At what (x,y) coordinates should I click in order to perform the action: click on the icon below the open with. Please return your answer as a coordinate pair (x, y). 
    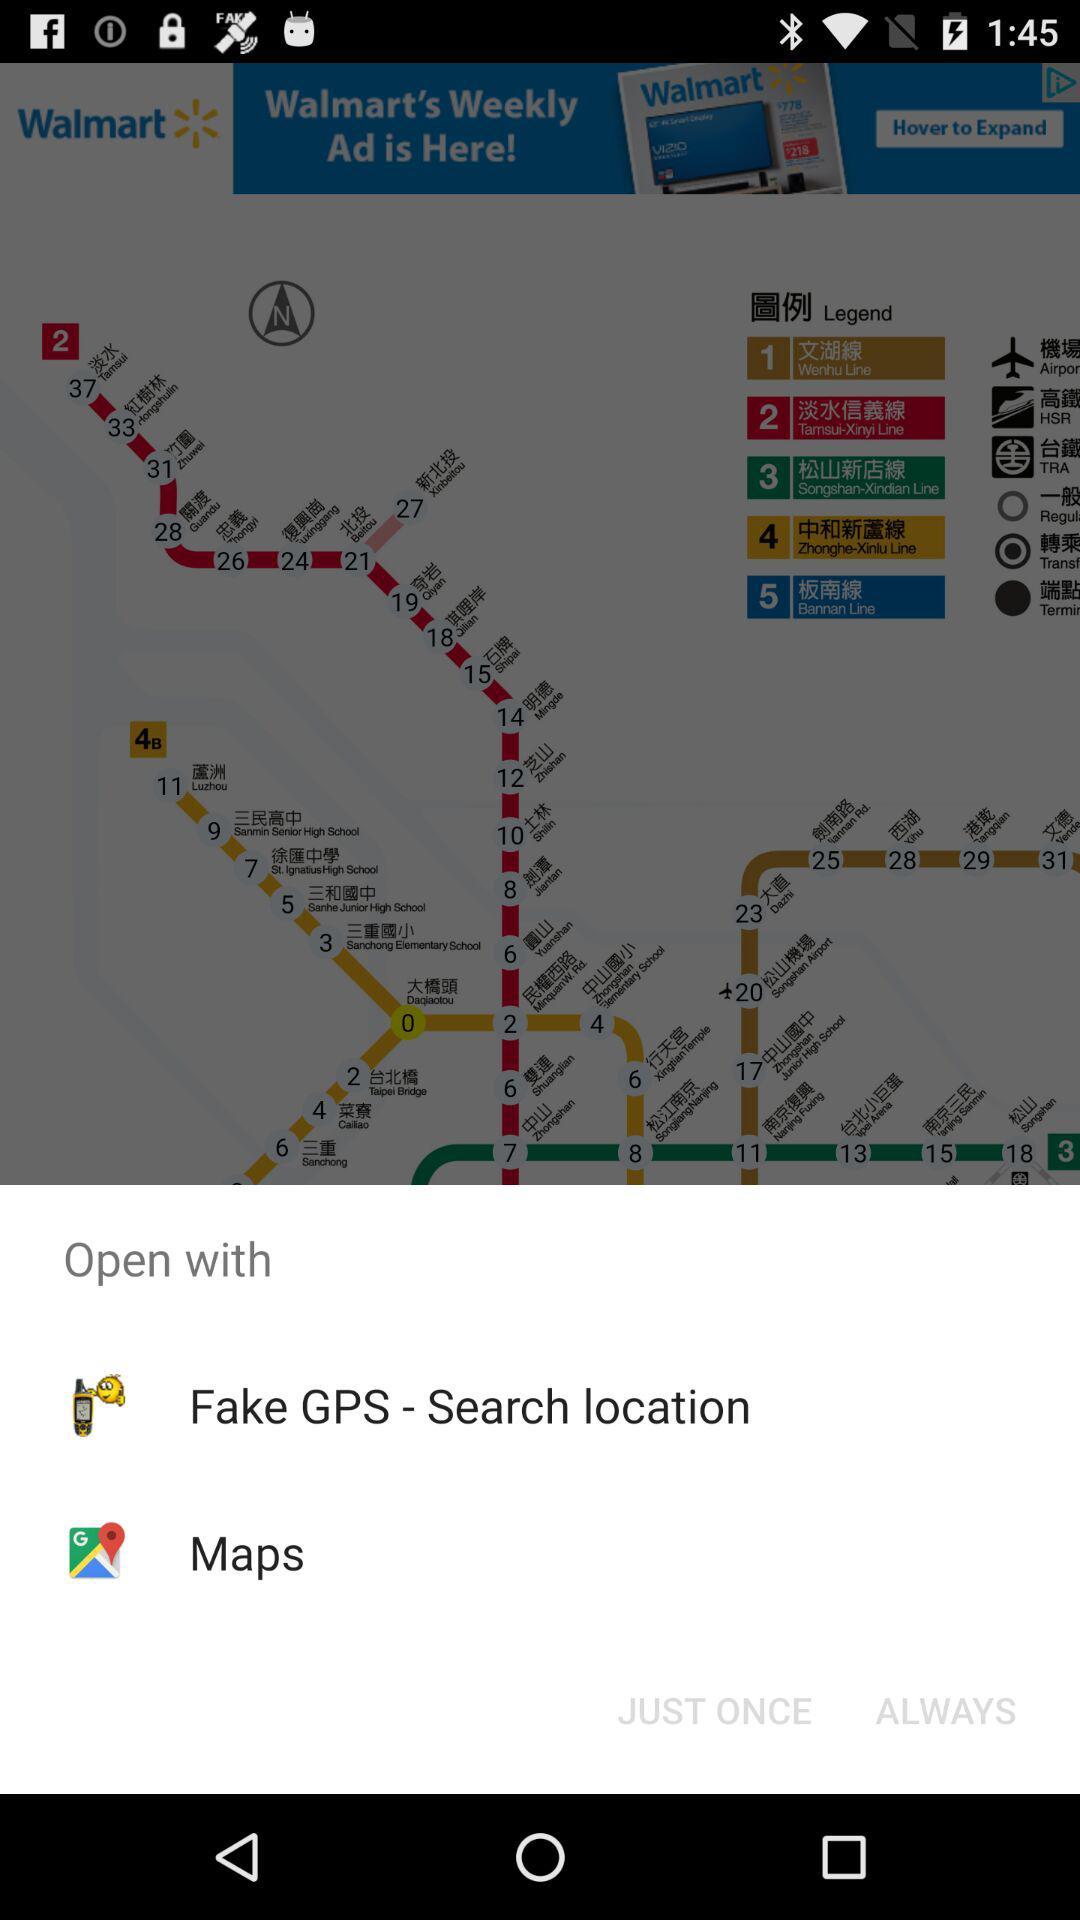
    Looking at the image, I should click on (945, 1708).